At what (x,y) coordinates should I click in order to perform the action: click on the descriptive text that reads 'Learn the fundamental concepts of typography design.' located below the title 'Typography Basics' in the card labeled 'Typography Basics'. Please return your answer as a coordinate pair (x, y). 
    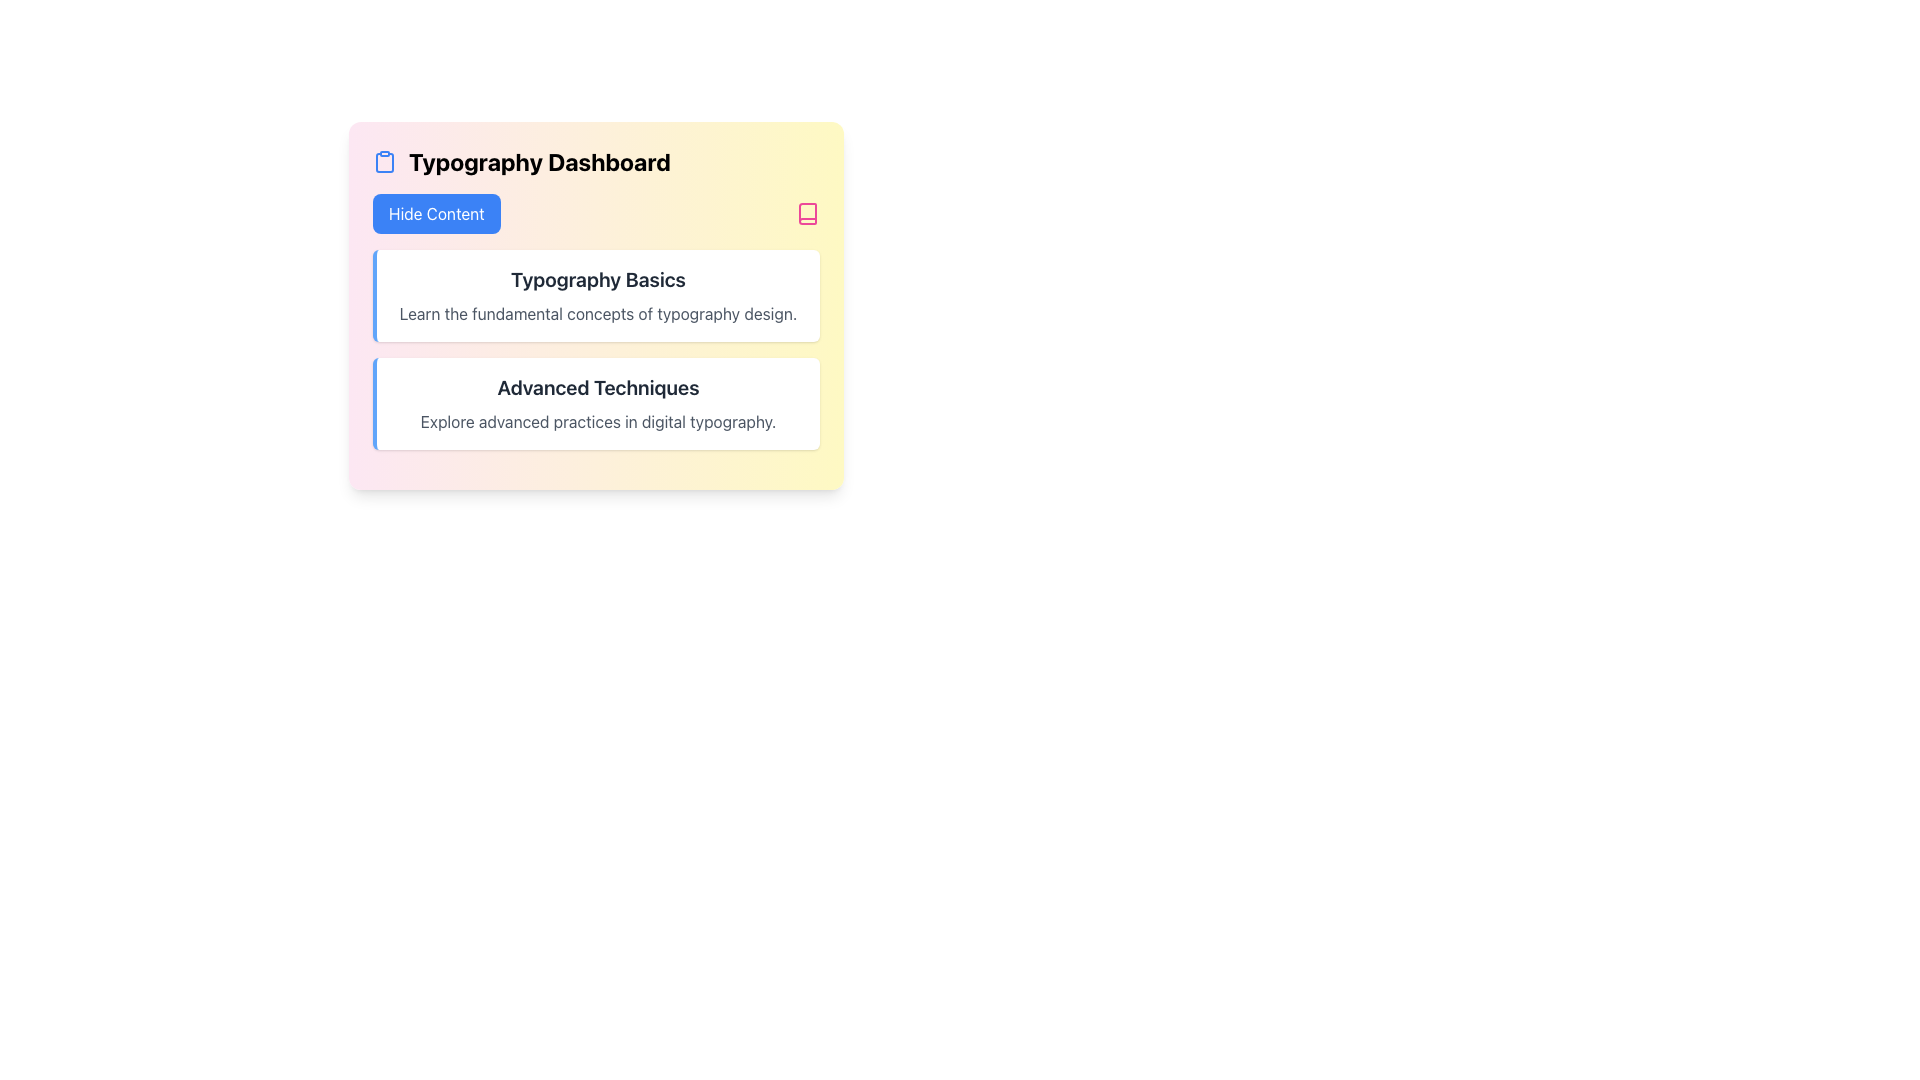
    Looking at the image, I should click on (597, 313).